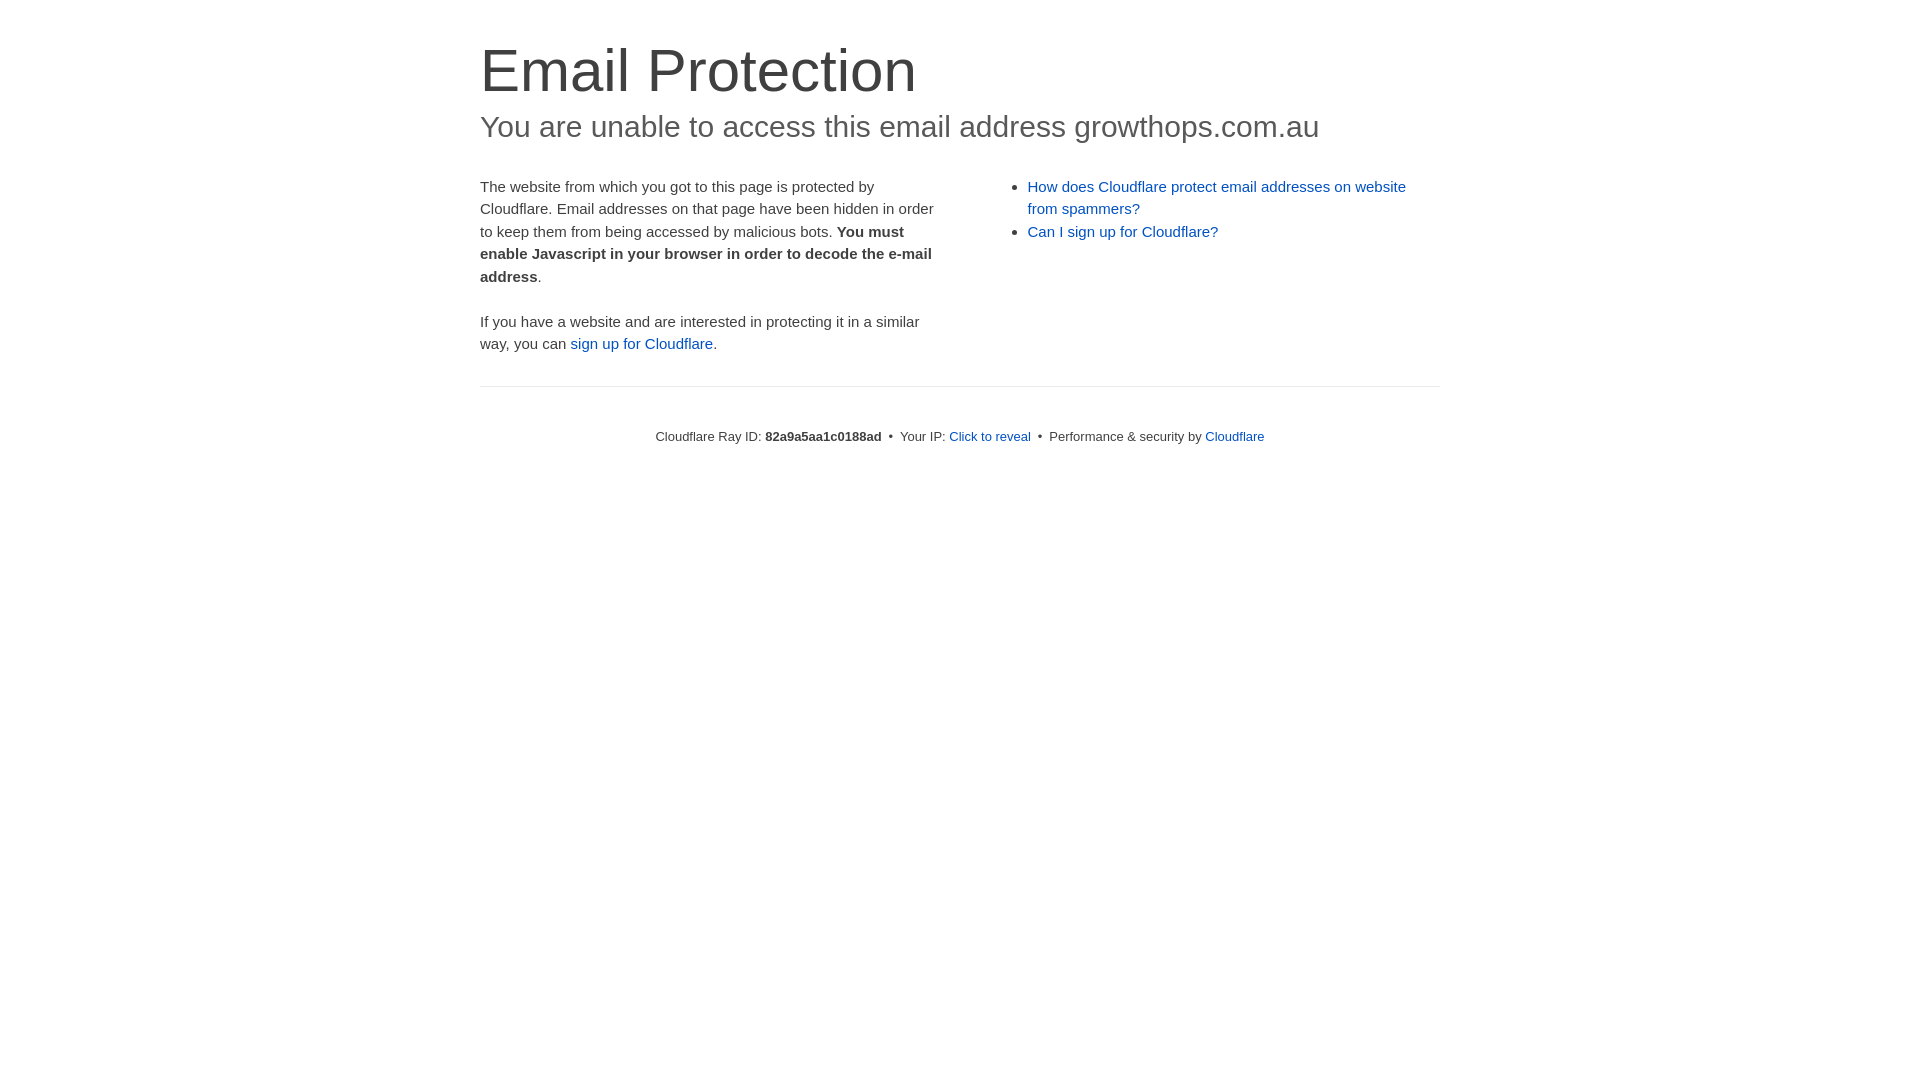  What do you see at coordinates (948, 435) in the screenshot?
I see `'Click to reveal'` at bounding box center [948, 435].